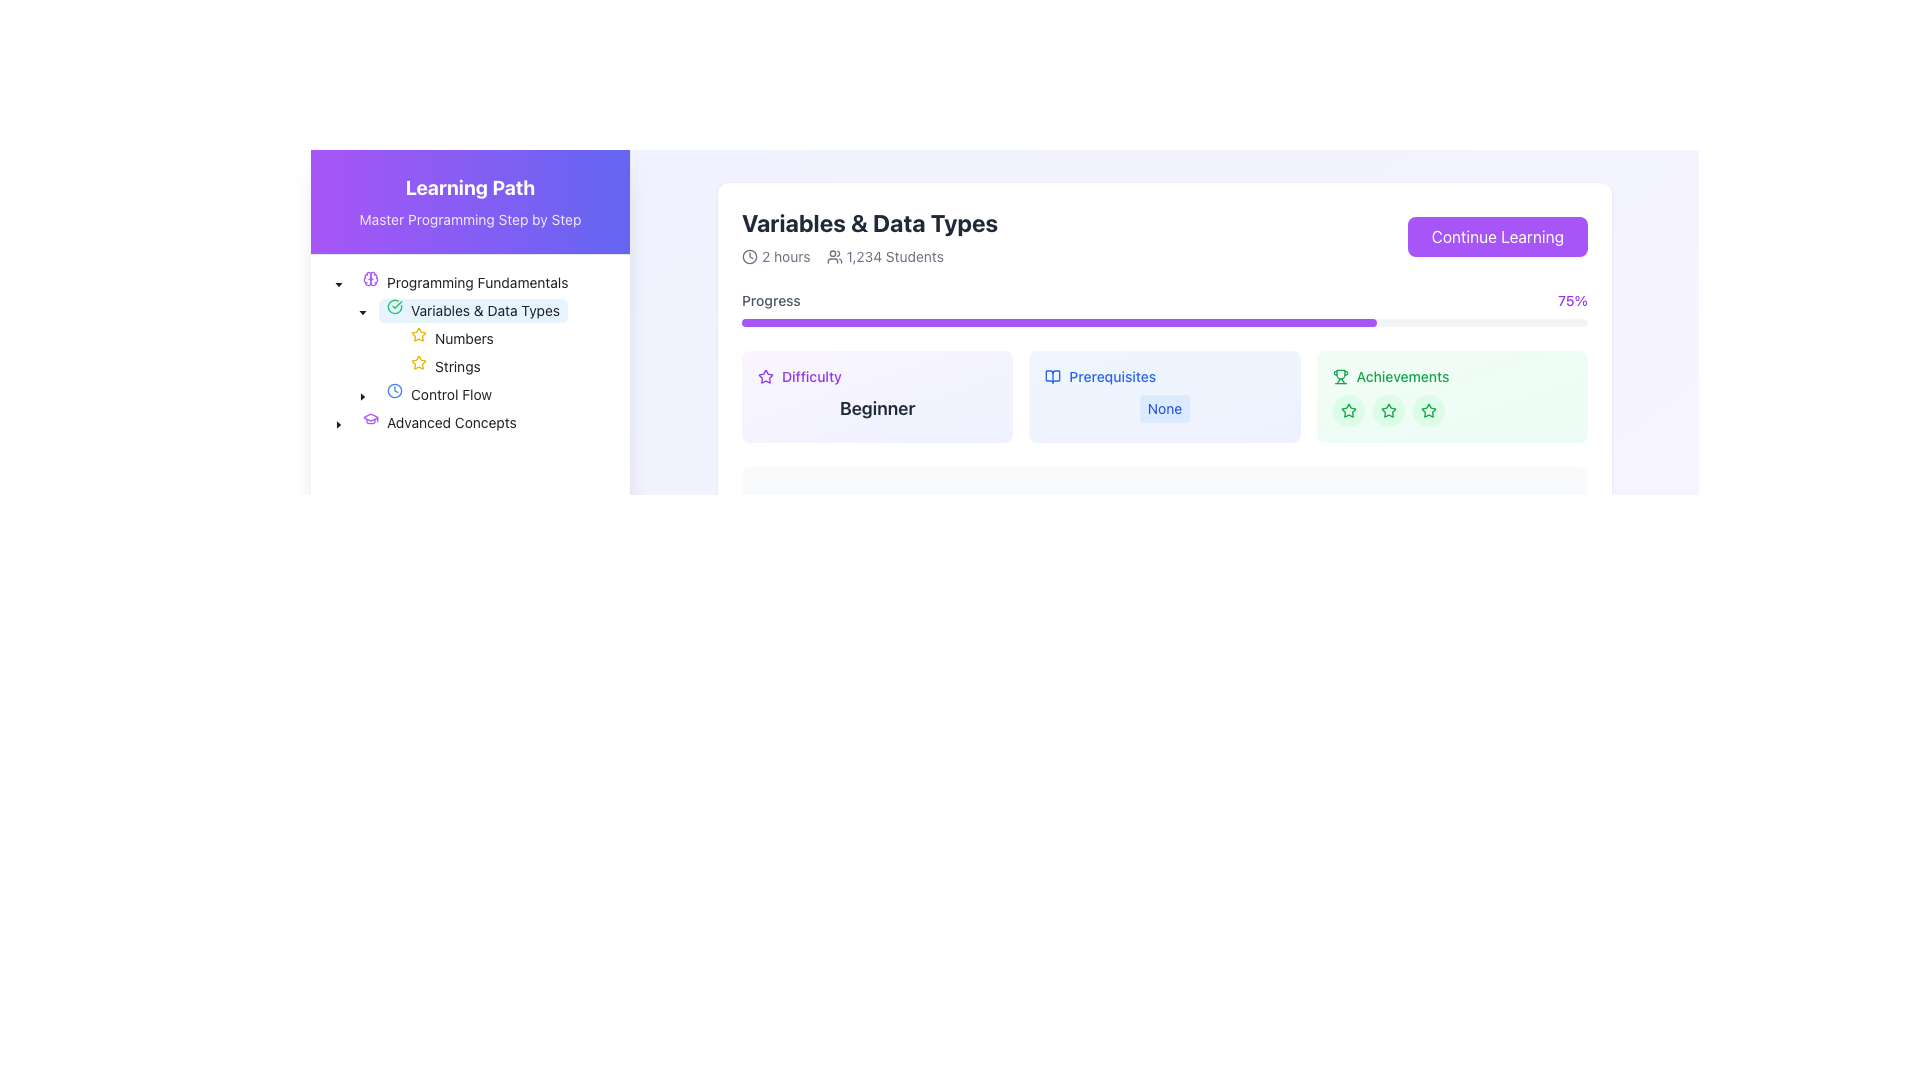 The image size is (1920, 1080). Describe the element at coordinates (884, 256) in the screenshot. I see `the text label displaying '1,234 Students' with a user icon, located to the right of the '2 hours' label in the course information section` at that location.